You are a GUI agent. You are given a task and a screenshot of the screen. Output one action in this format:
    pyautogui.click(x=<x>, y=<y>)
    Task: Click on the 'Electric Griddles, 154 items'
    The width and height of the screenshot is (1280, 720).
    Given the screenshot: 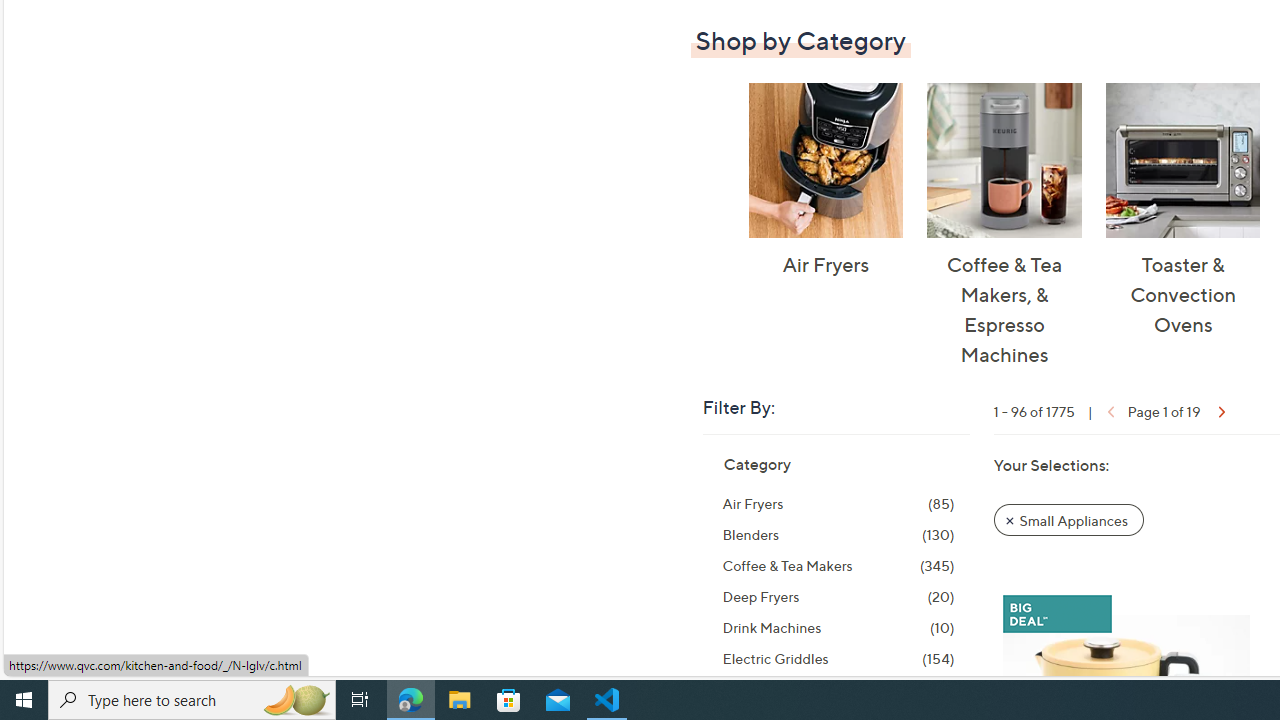 What is the action you would take?
    pyautogui.click(x=838, y=659)
    